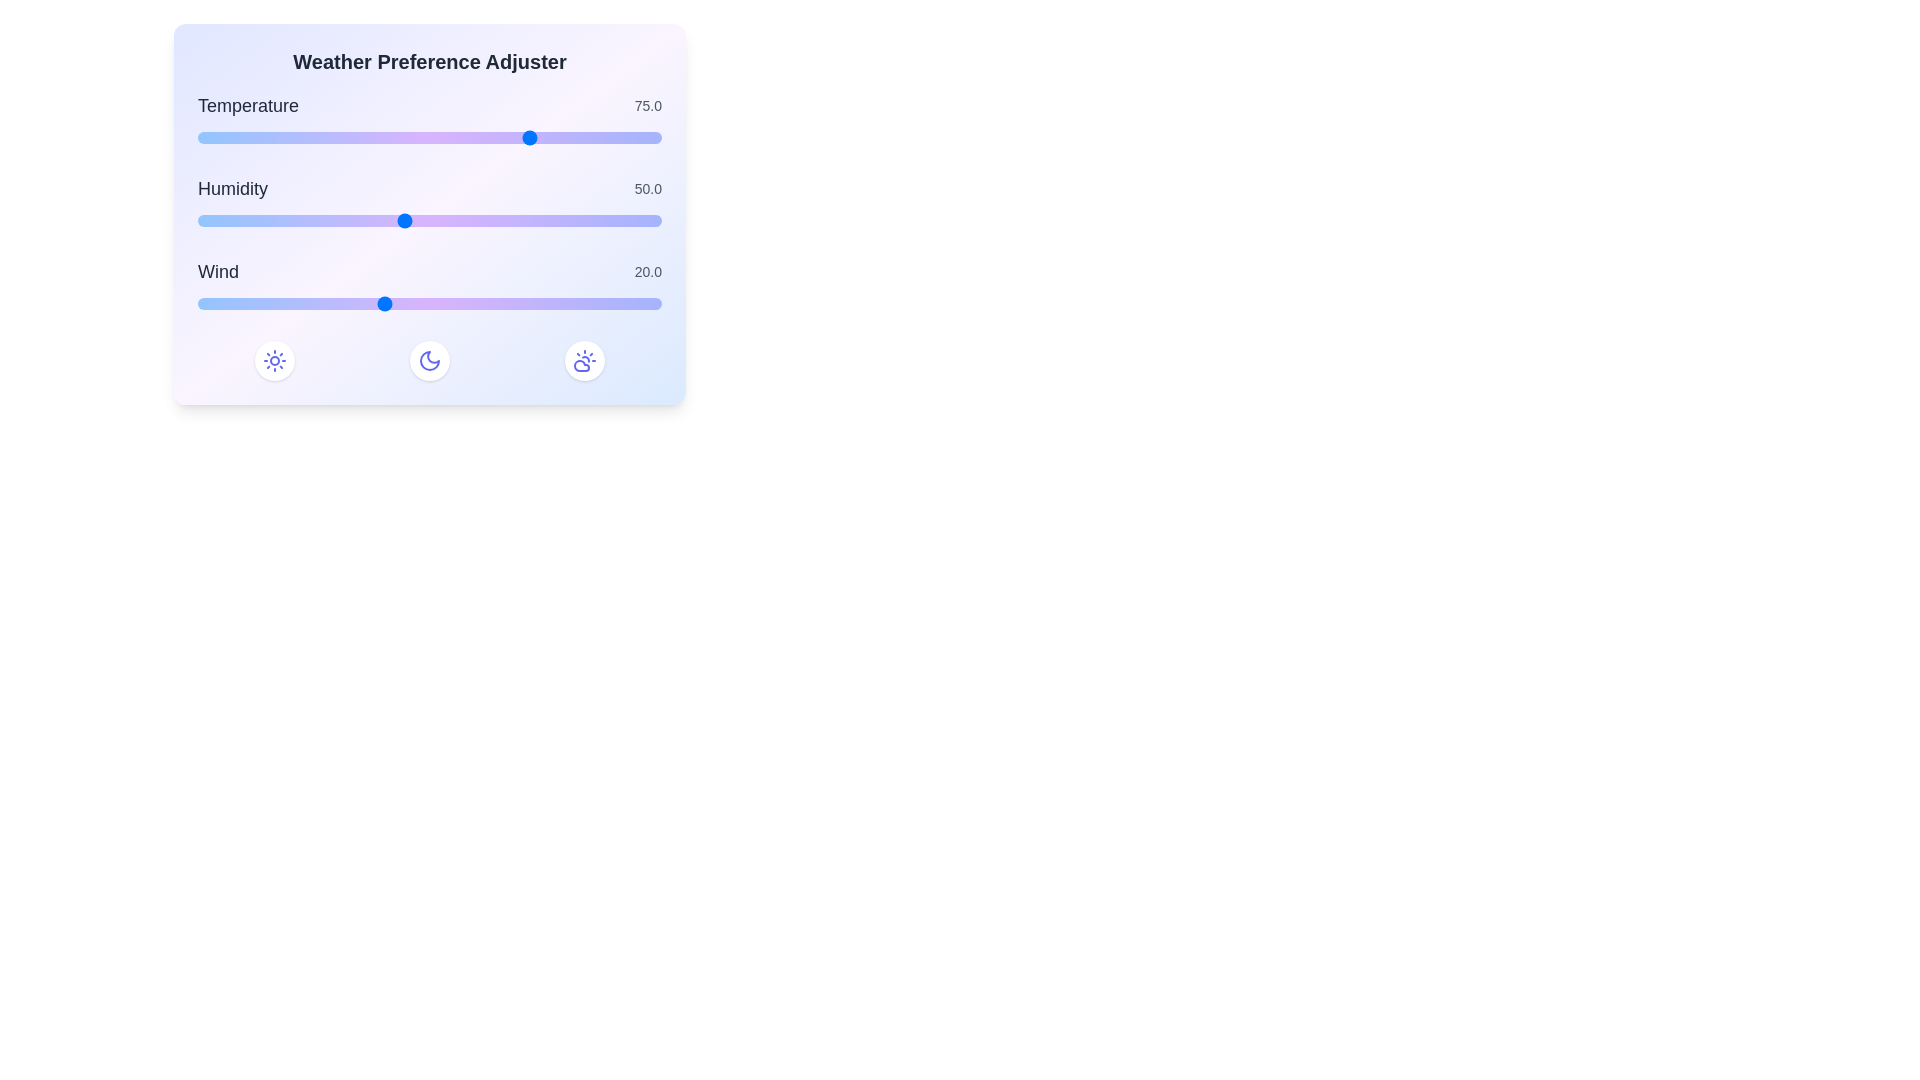  What do you see at coordinates (429, 287) in the screenshot?
I see `the slider control labeled 'Wind' to set a value, which is visually represented by a gradient-colored slider and a numerical value display of '20.0'` at bounding box center [429, 287].